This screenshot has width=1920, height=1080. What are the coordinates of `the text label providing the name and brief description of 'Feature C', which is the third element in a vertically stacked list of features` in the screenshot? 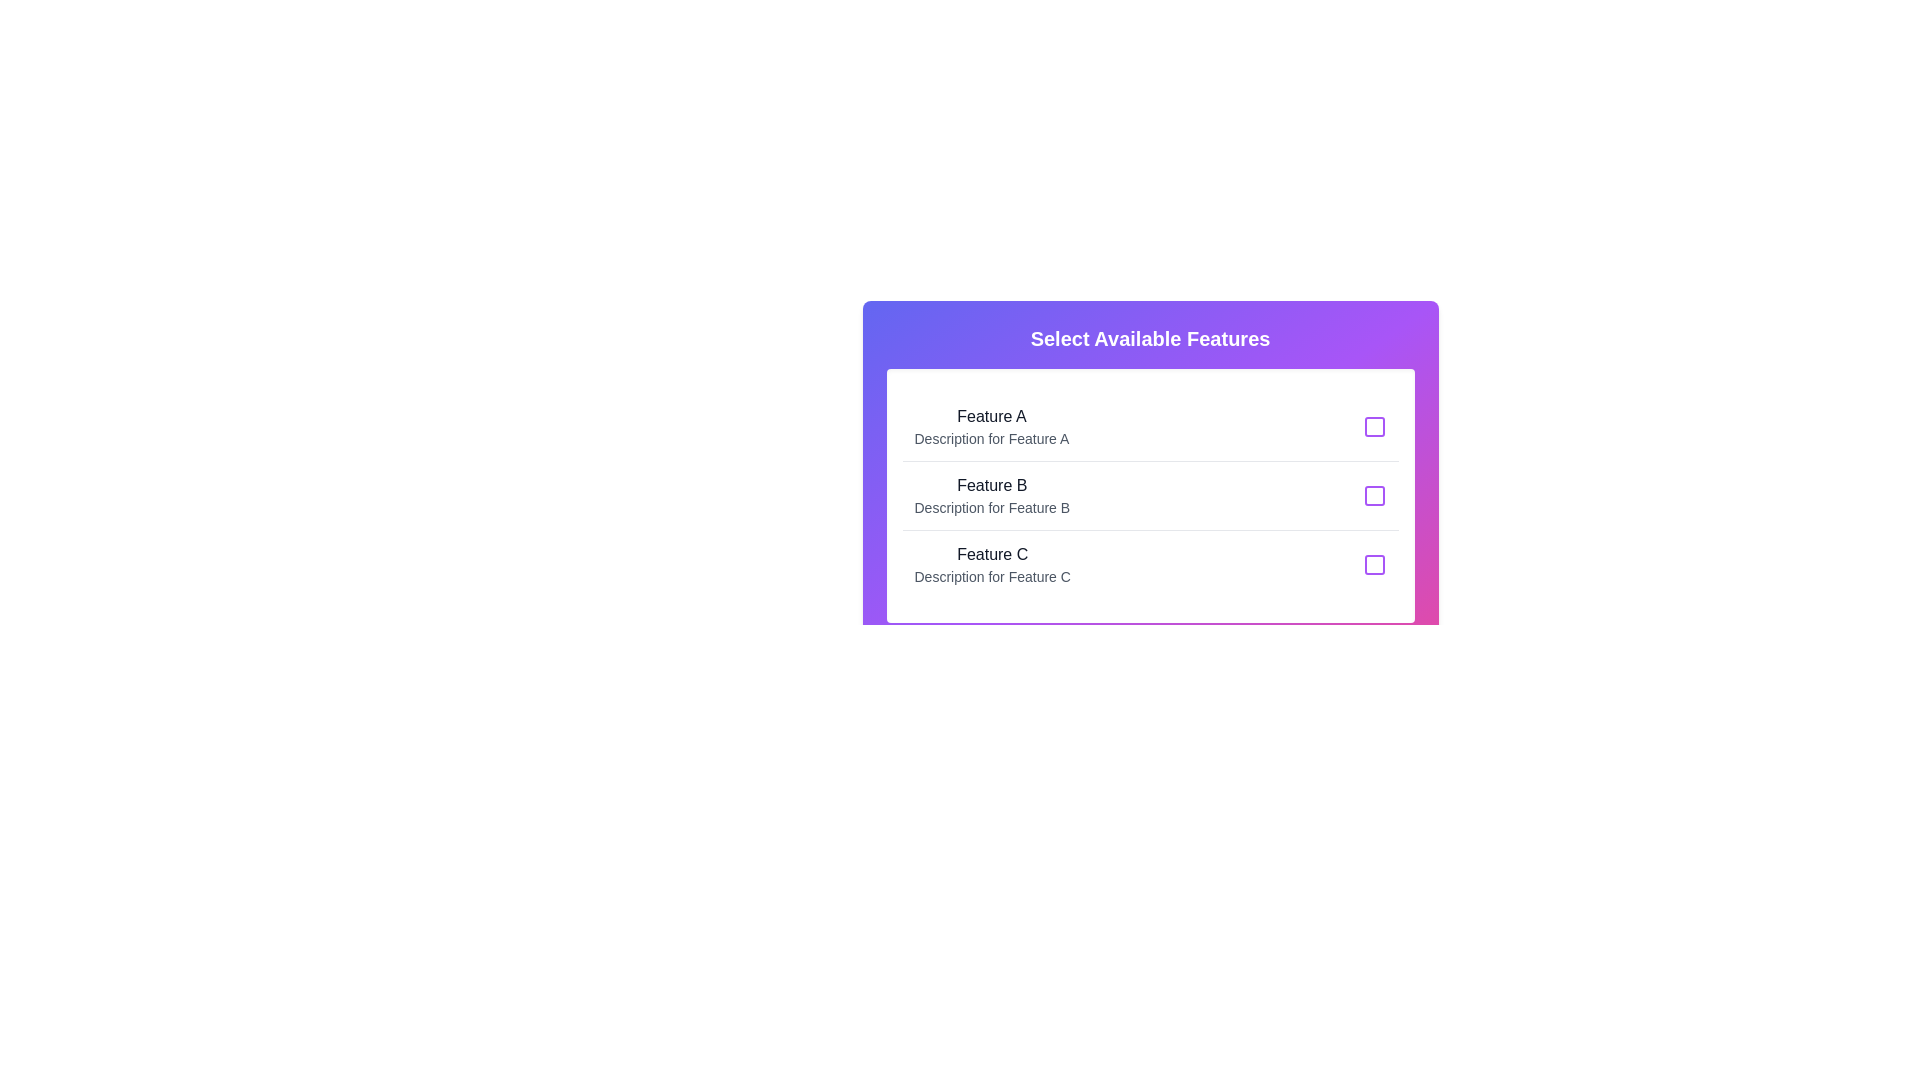 It's located at (992, 564).